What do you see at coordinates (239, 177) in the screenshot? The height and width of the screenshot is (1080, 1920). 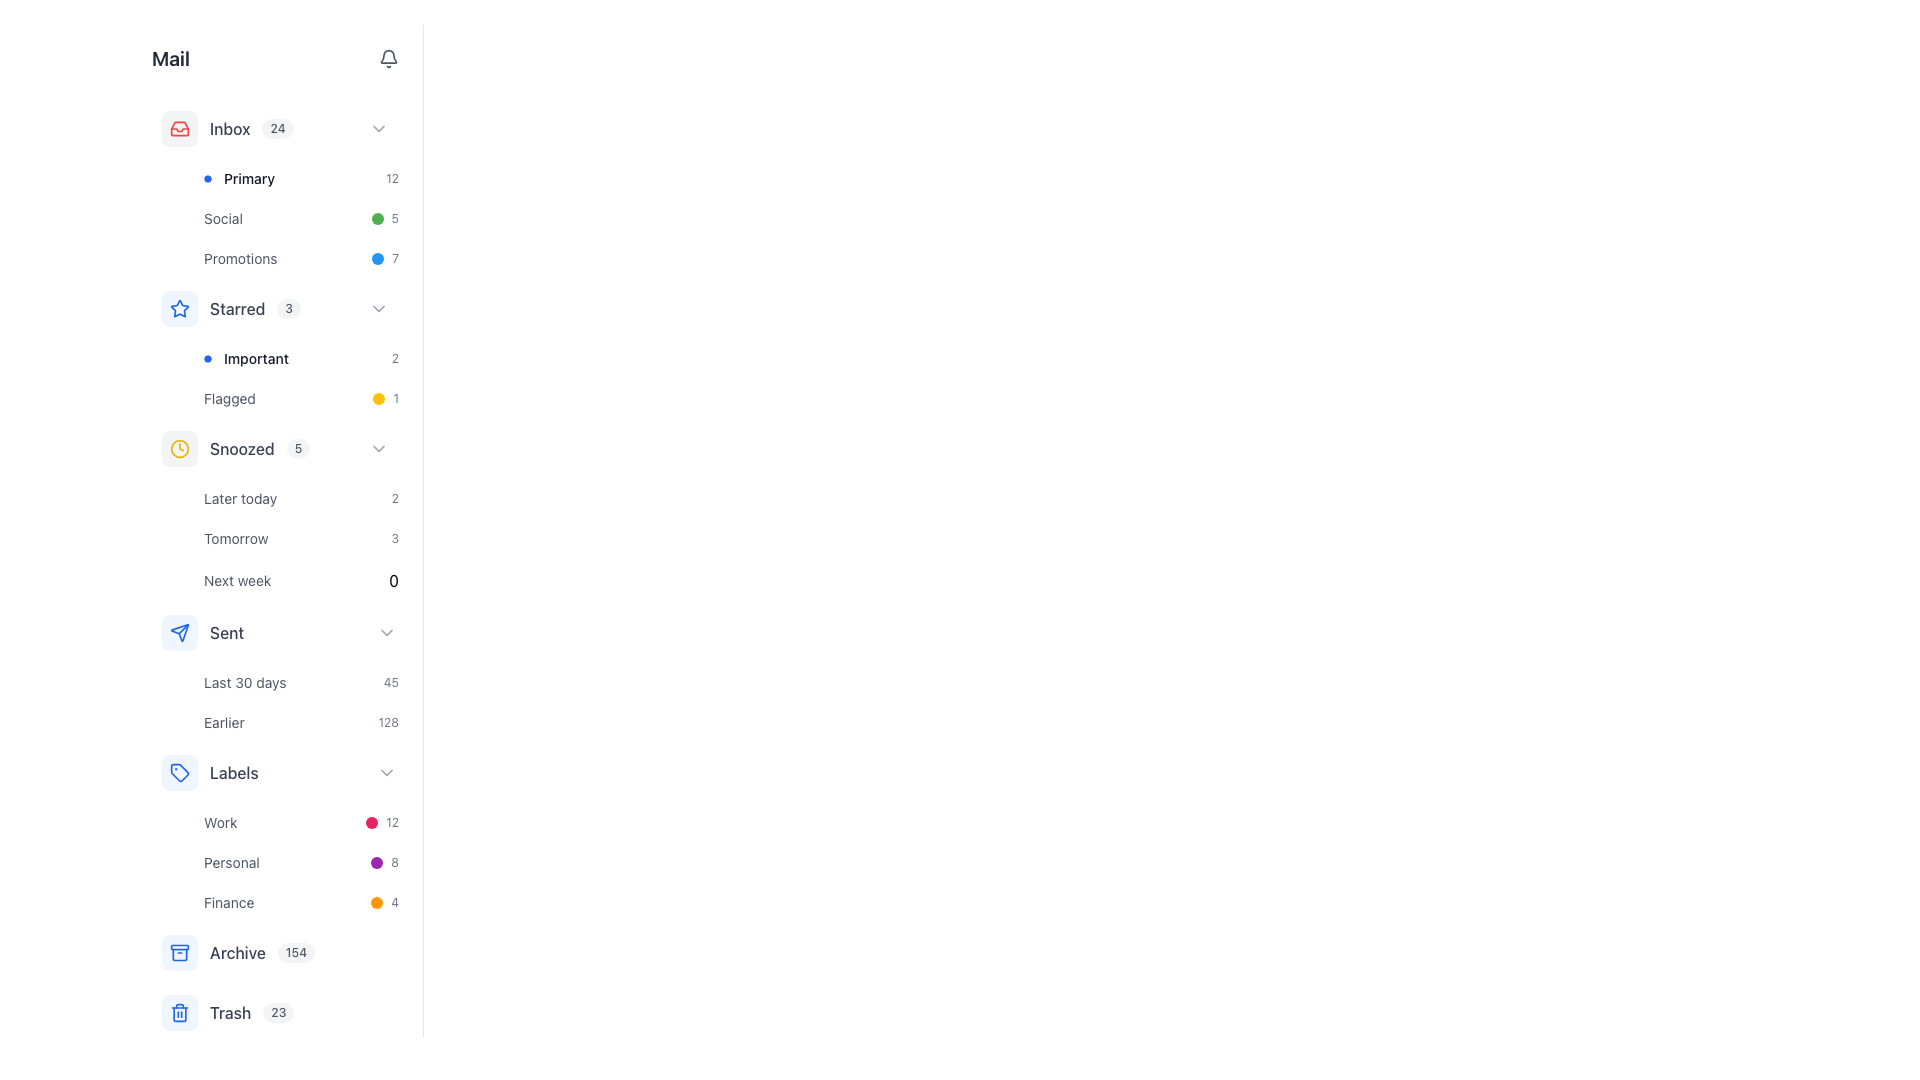 I see `the first category item in the 'Inbox' section, labeled 'Primary'` at bounding box center [239, 177].